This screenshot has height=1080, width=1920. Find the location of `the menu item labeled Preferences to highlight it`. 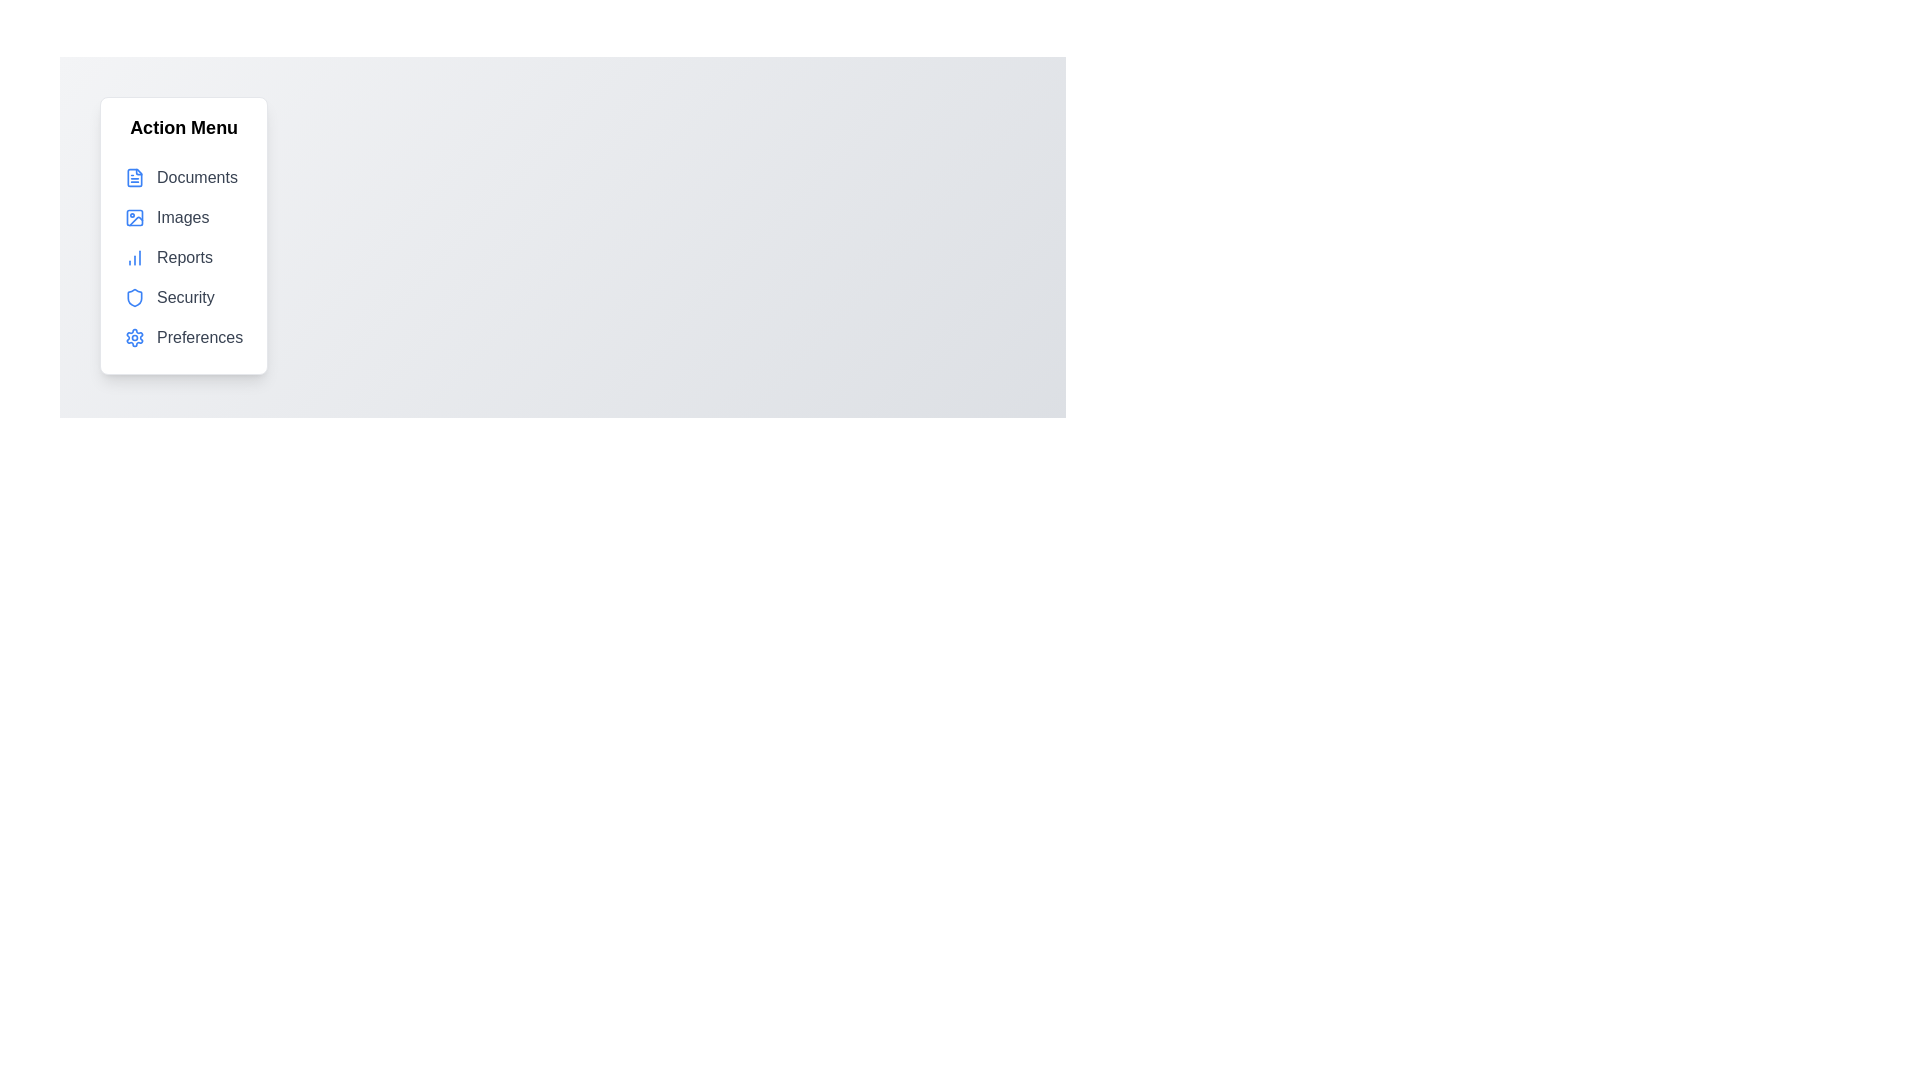

the menu item labeled Preferences to highlight it is located at coordinates (183, 337).